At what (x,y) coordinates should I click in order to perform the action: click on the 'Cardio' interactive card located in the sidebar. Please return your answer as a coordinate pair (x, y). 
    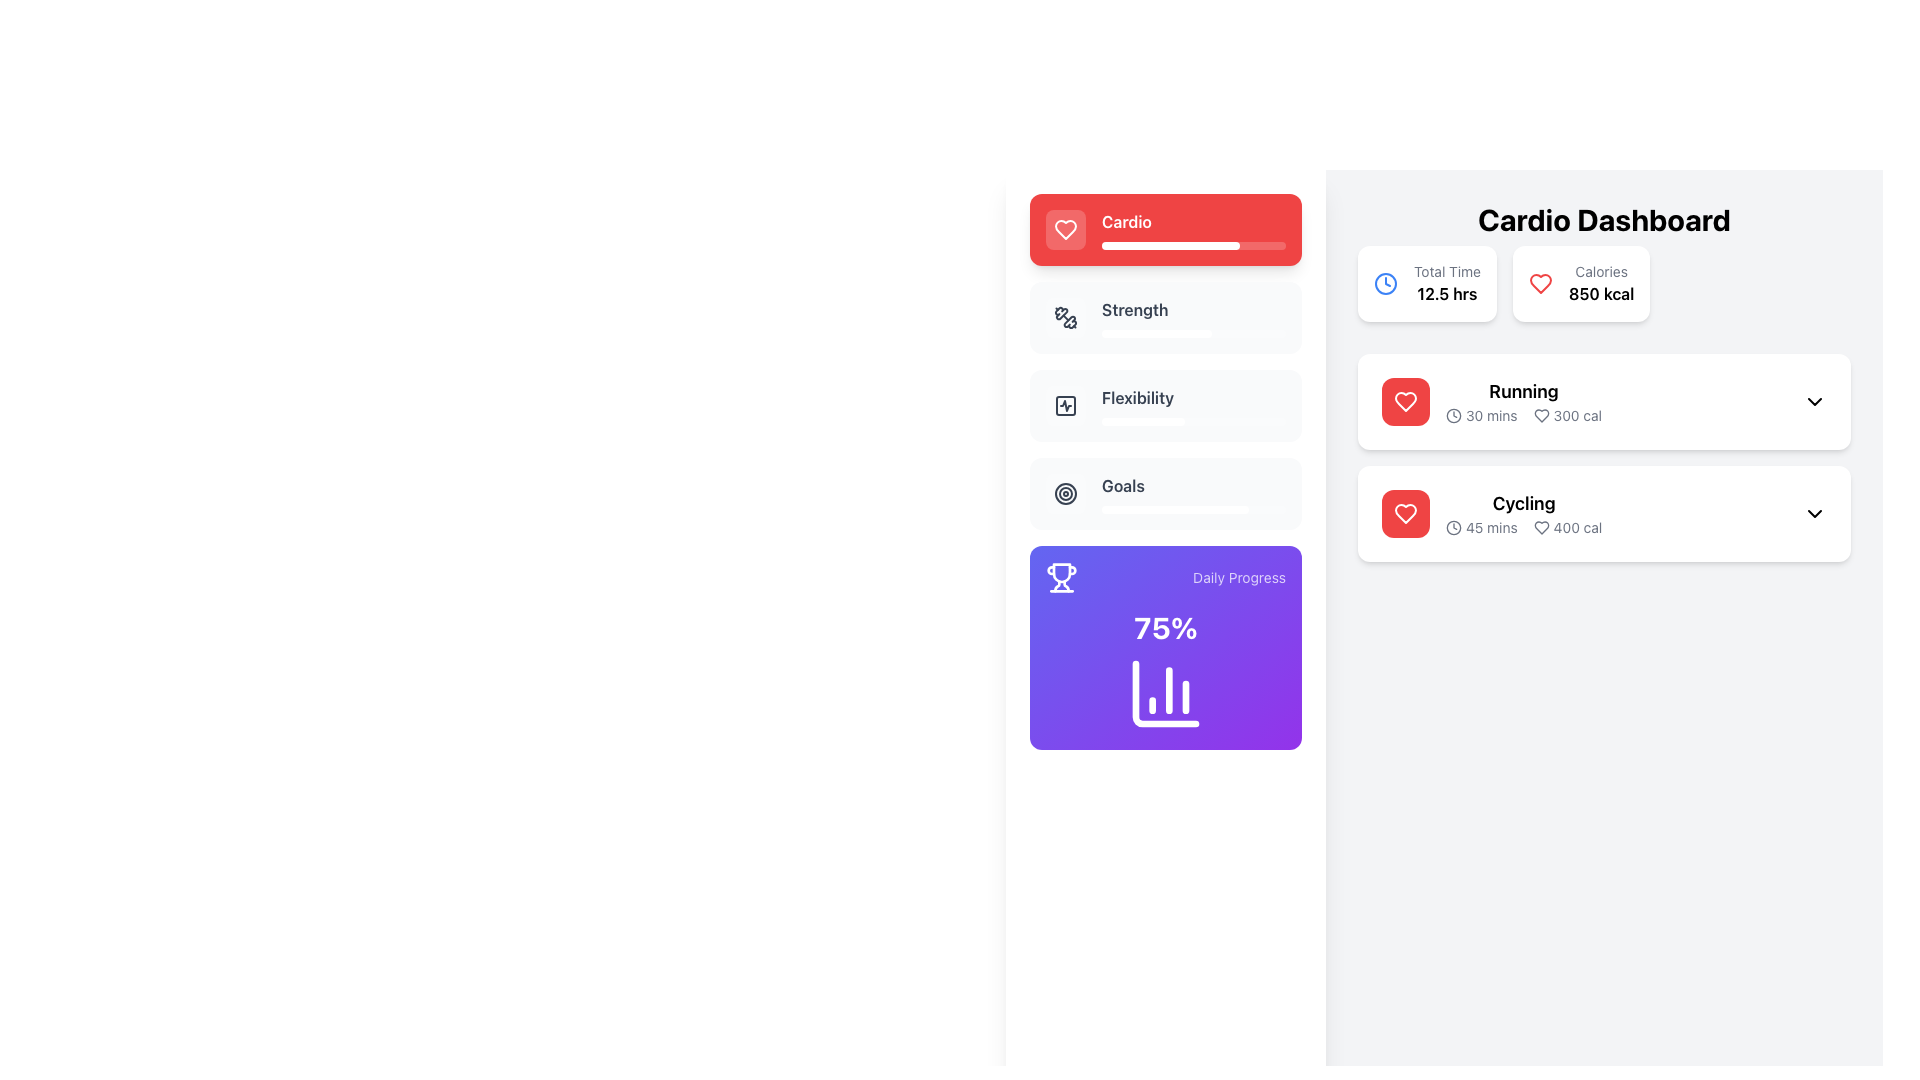
    Looking at the image, I should click on (1166, 229).